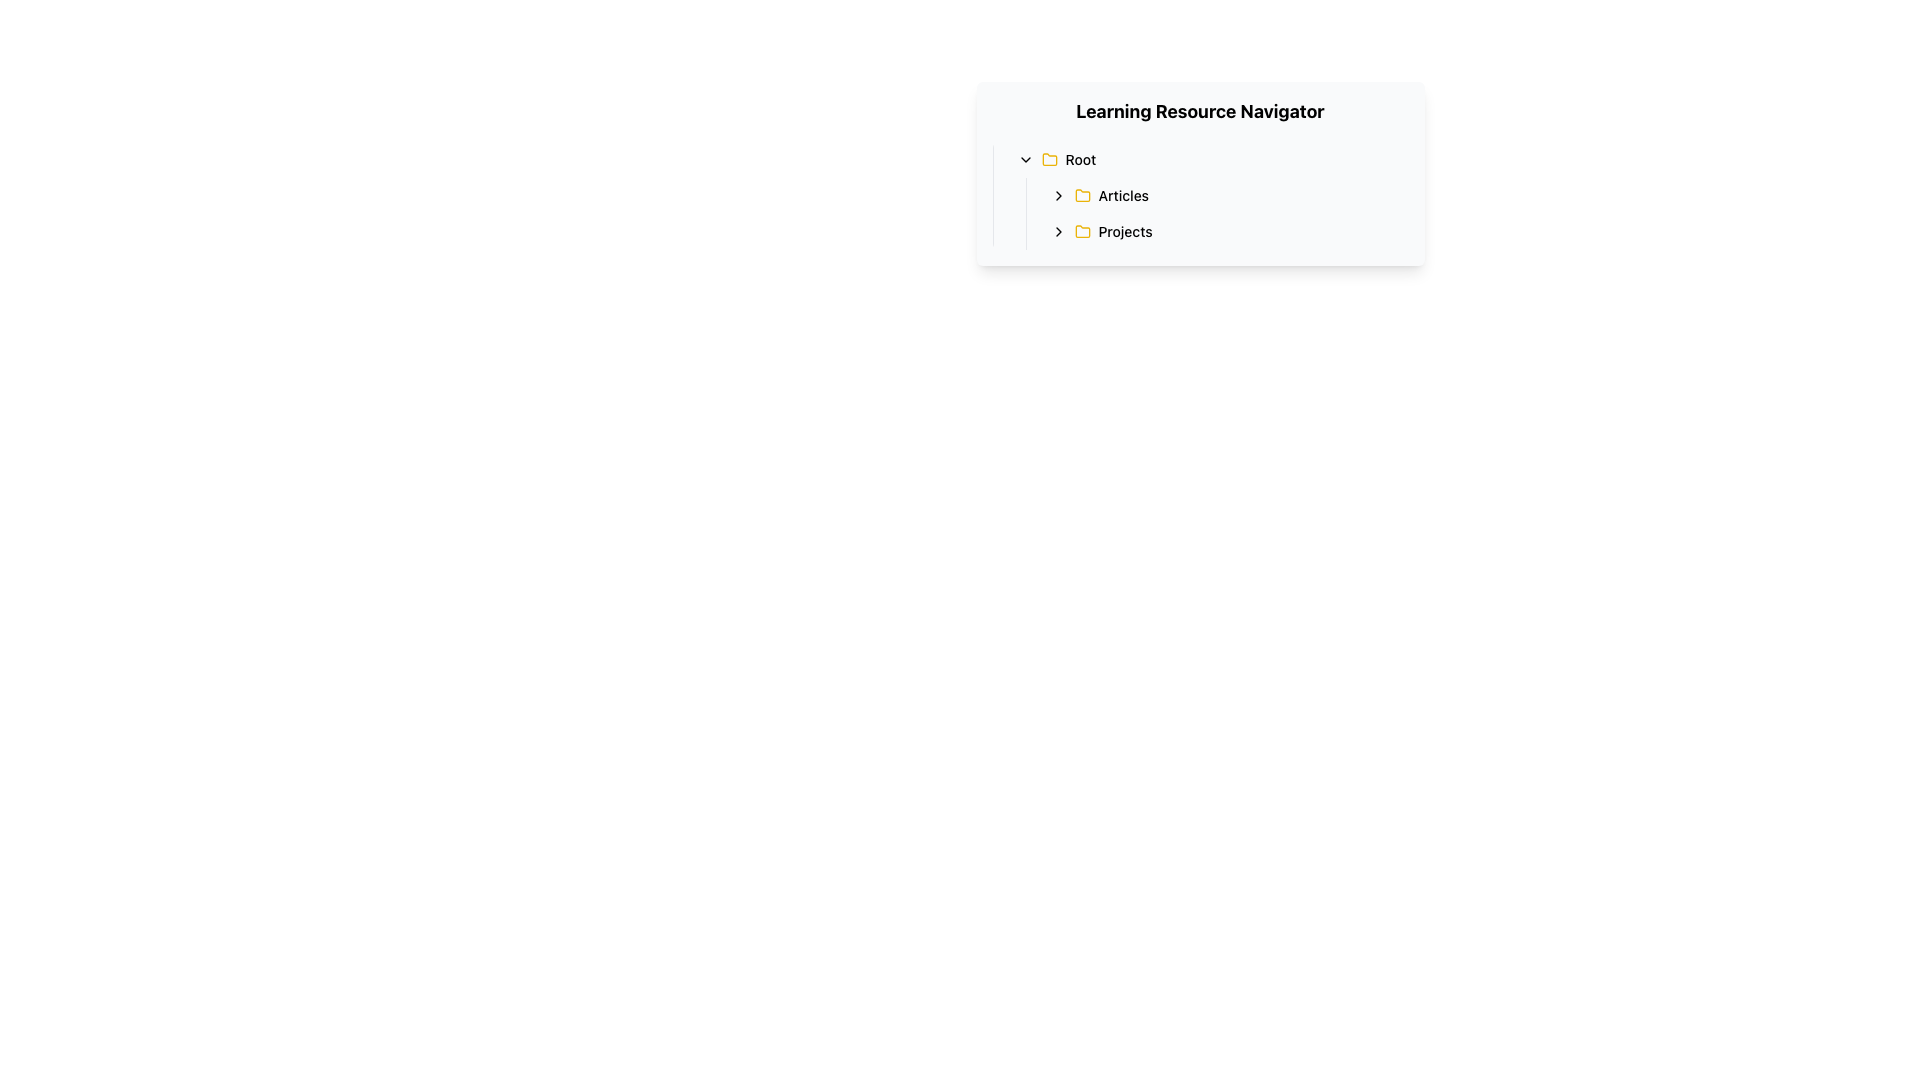 The width and height of the screenshot is (1920, 1080). I want to click on the modern yellow folder icon labeled 'Root' in the 'Learning Resource Navigator' panel, so click(1081, 195).